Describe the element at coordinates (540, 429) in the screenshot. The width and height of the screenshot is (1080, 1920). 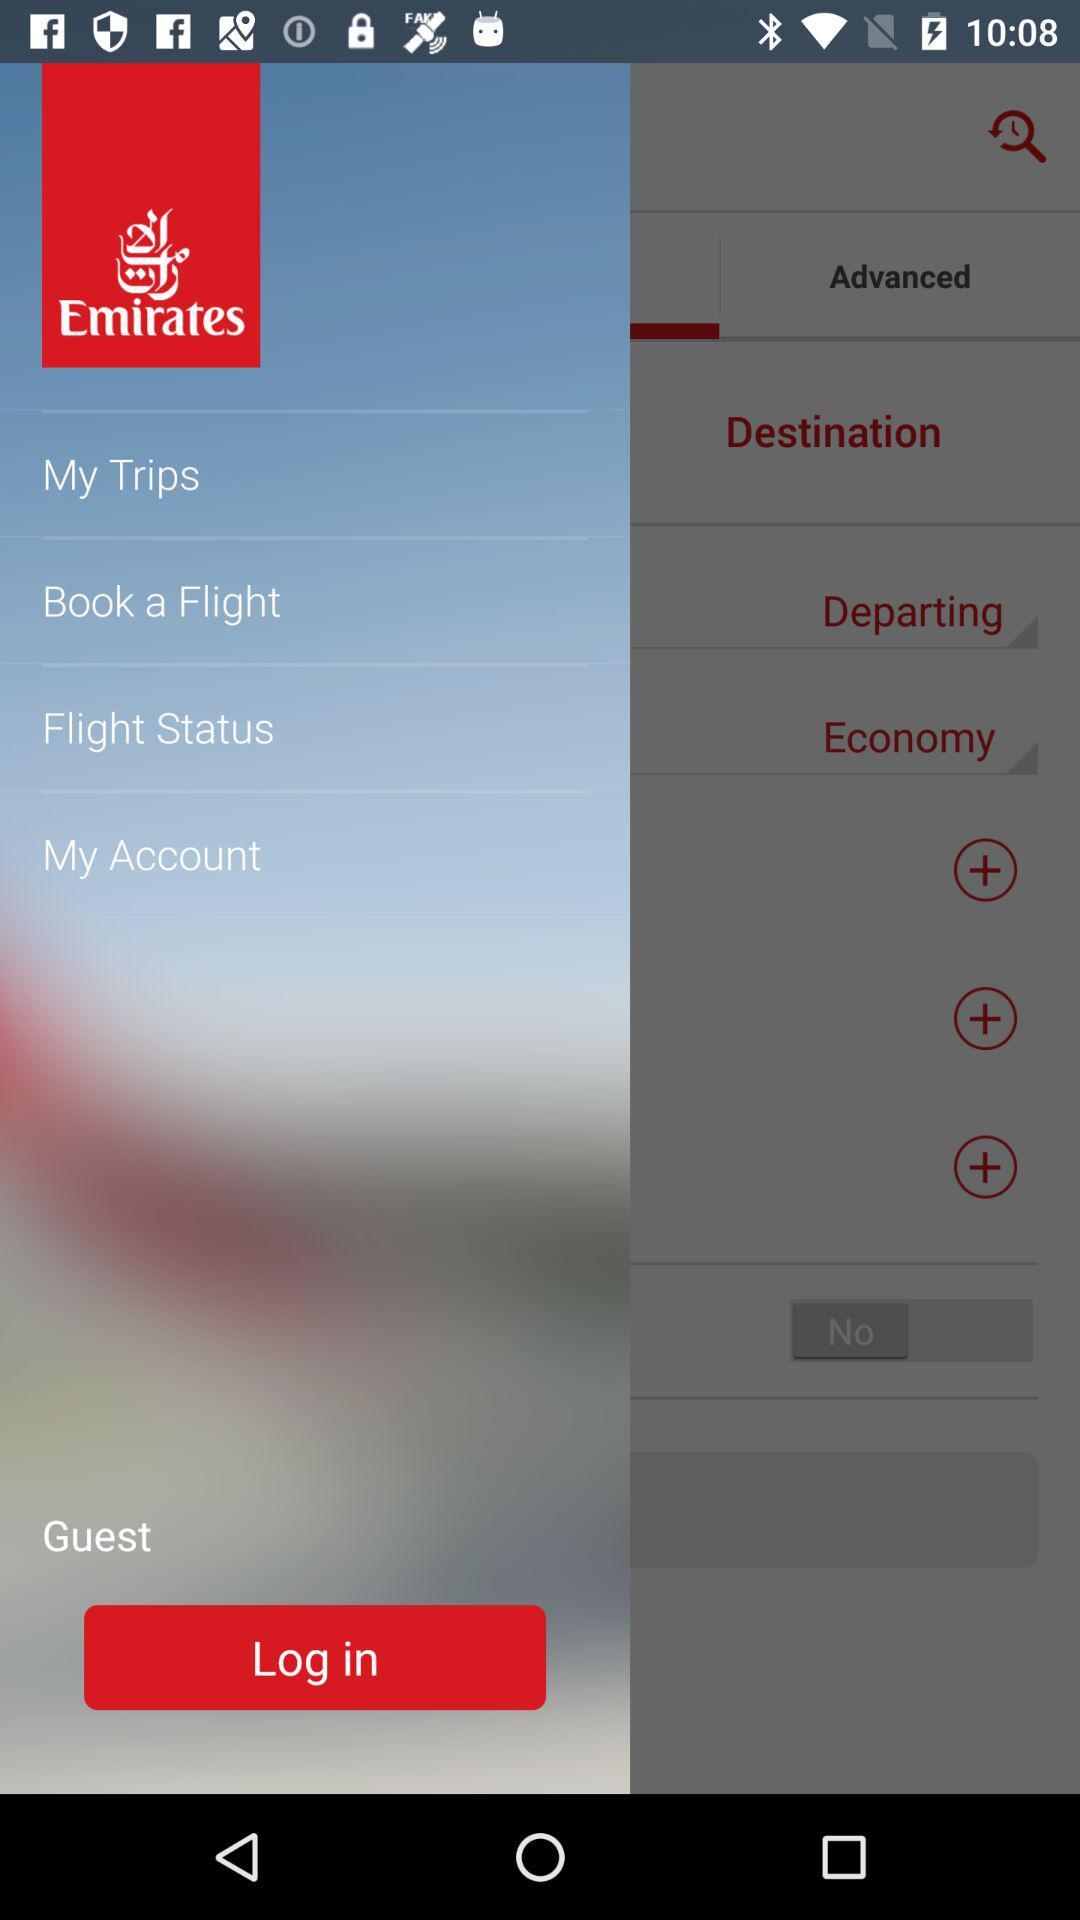
I see `the minus icon` at that location.